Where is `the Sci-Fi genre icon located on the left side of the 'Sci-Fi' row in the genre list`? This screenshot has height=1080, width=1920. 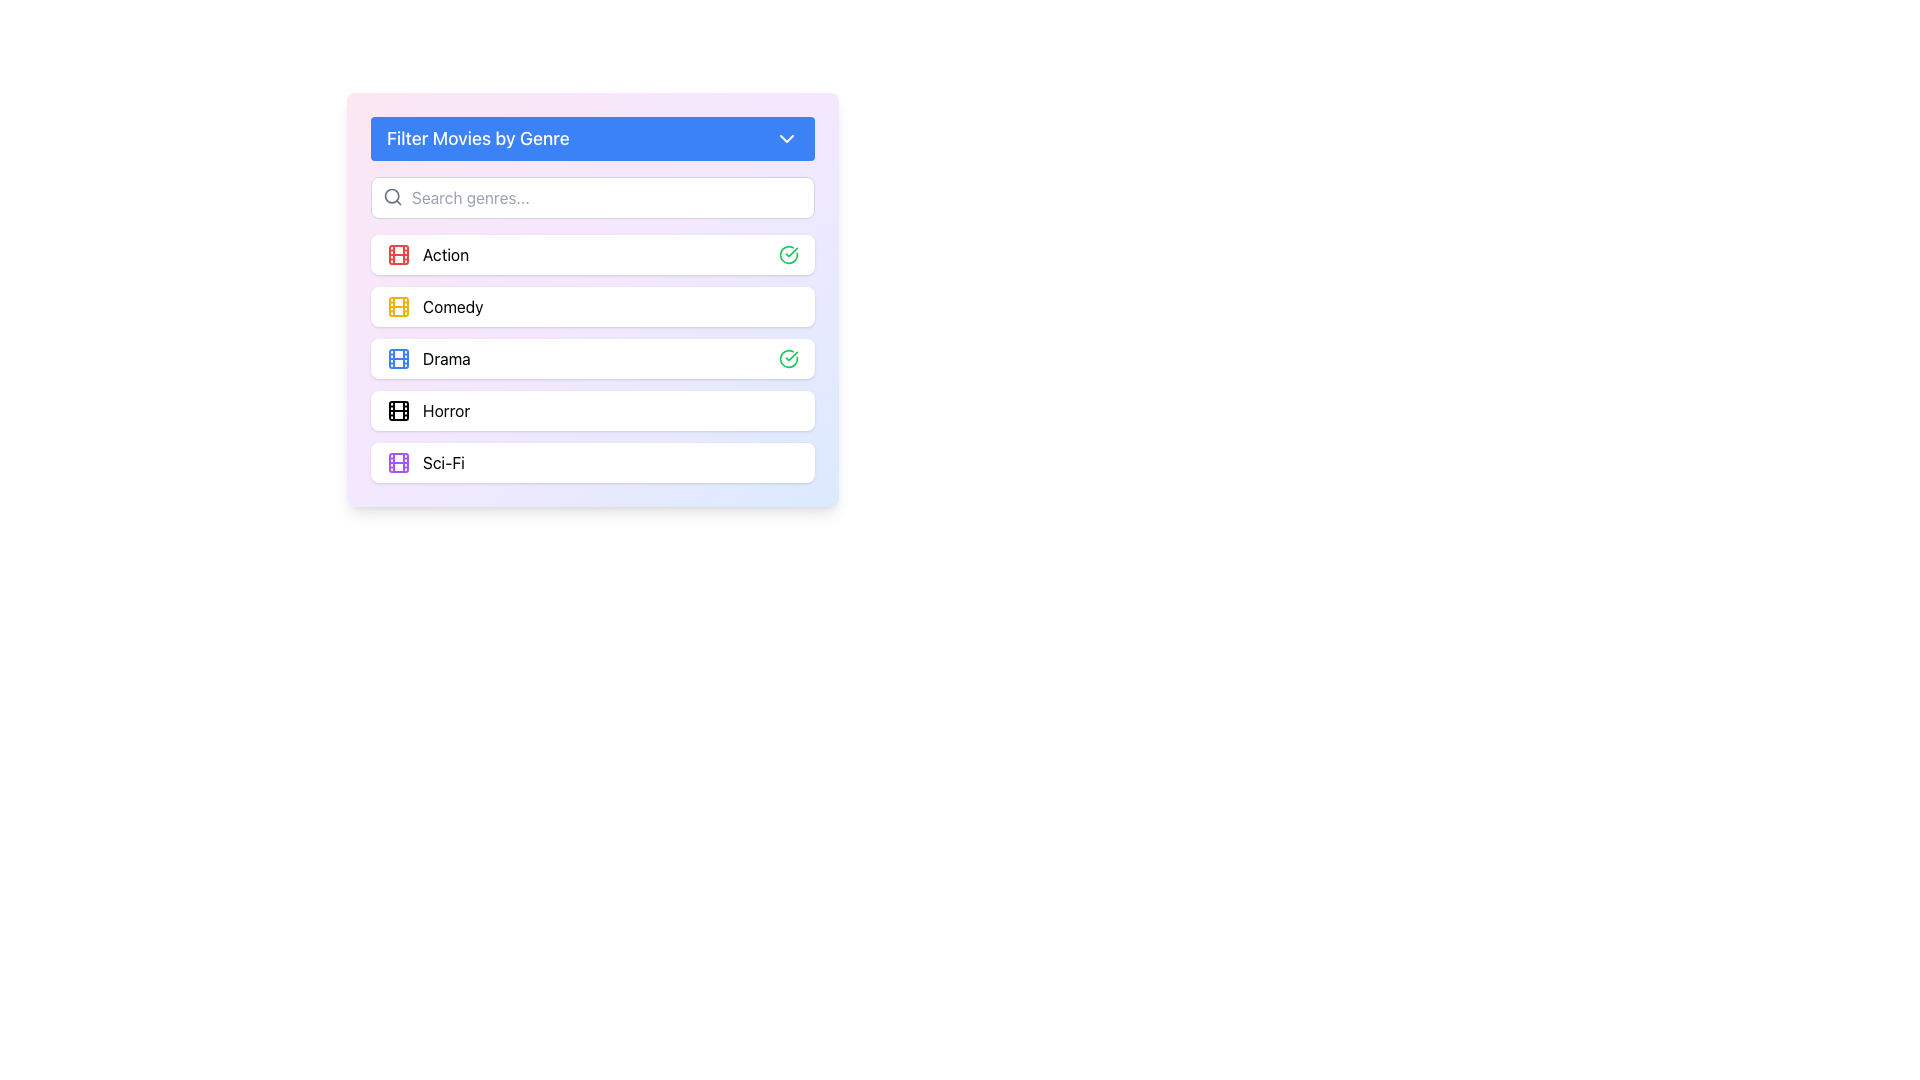
the Sci-Fi genre icon located on the left side of the 'Sci-Fi' row in the genre list is located at coordinates (398, 462).